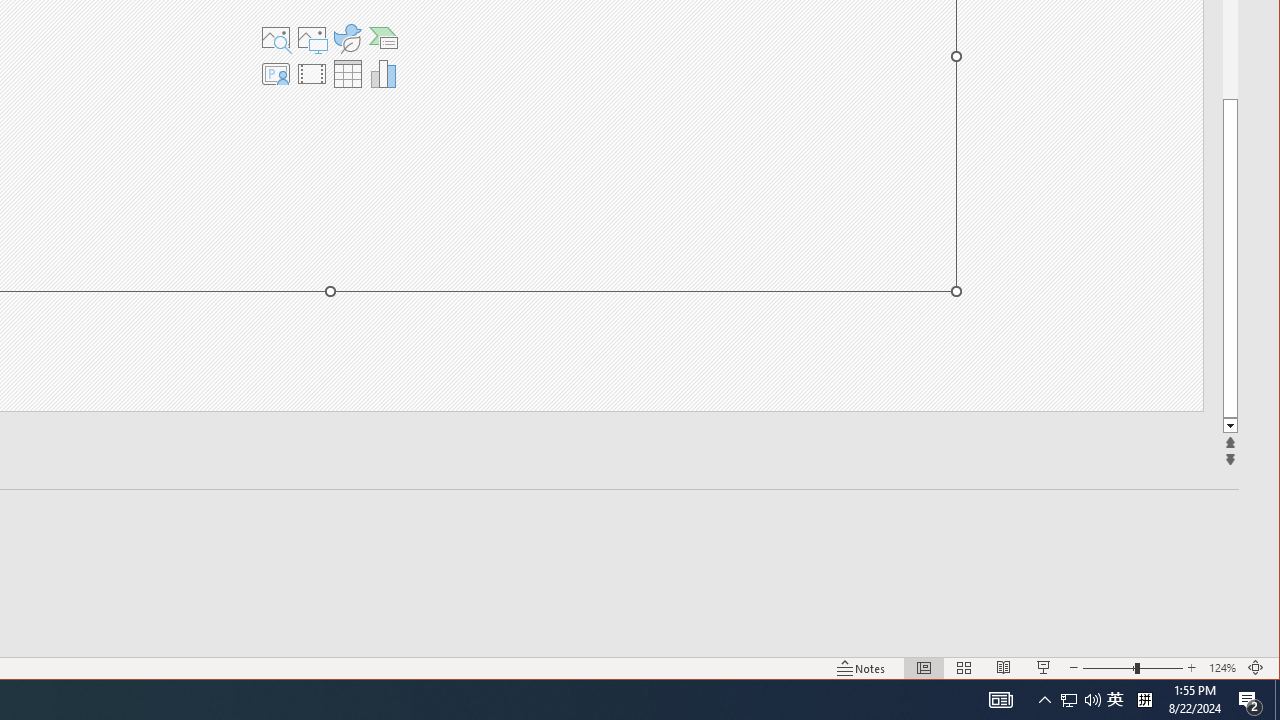 The height and width of the screenshot is (720, 1280). What do you see at coordinates (274, 38) in the screenshot?
I see `'Stock Images'` at bounding box center [274, 38].